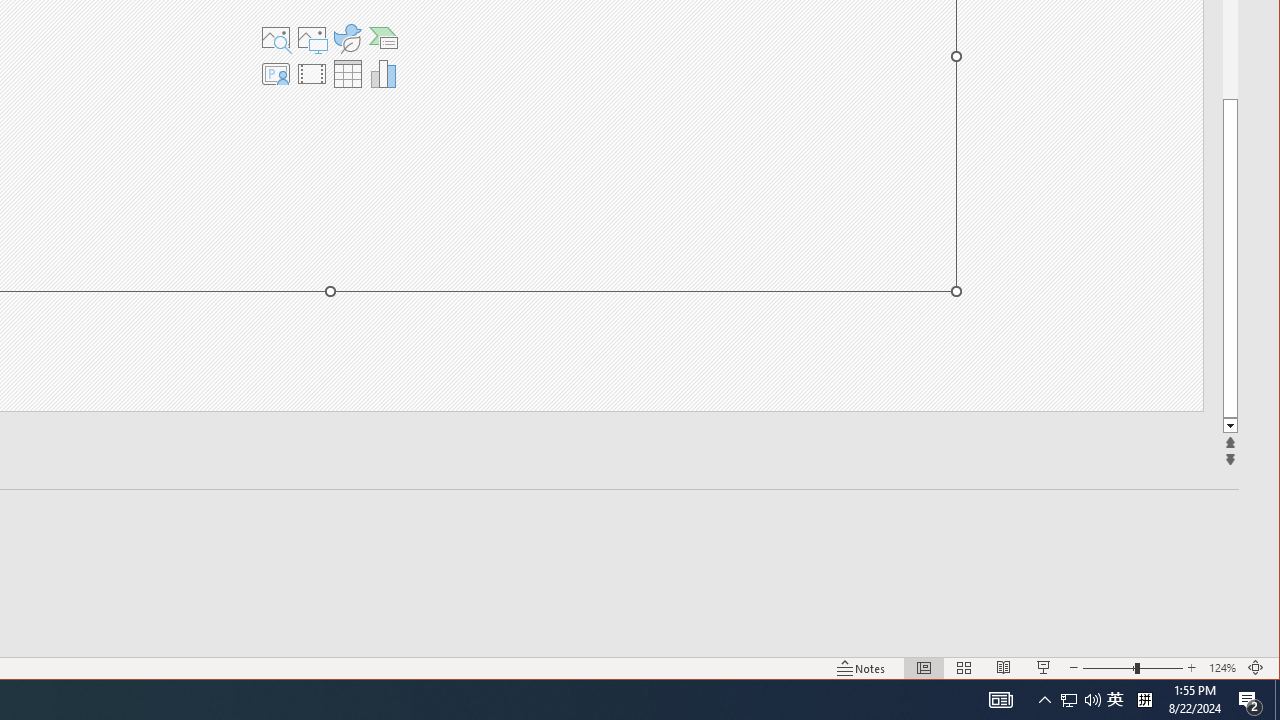 The height and width of the screenshot is (720, 1280). What do you see at coordinates (274, 38) in the screenshot?
I see `'Stock Images'` at bounding box center [274, 38].